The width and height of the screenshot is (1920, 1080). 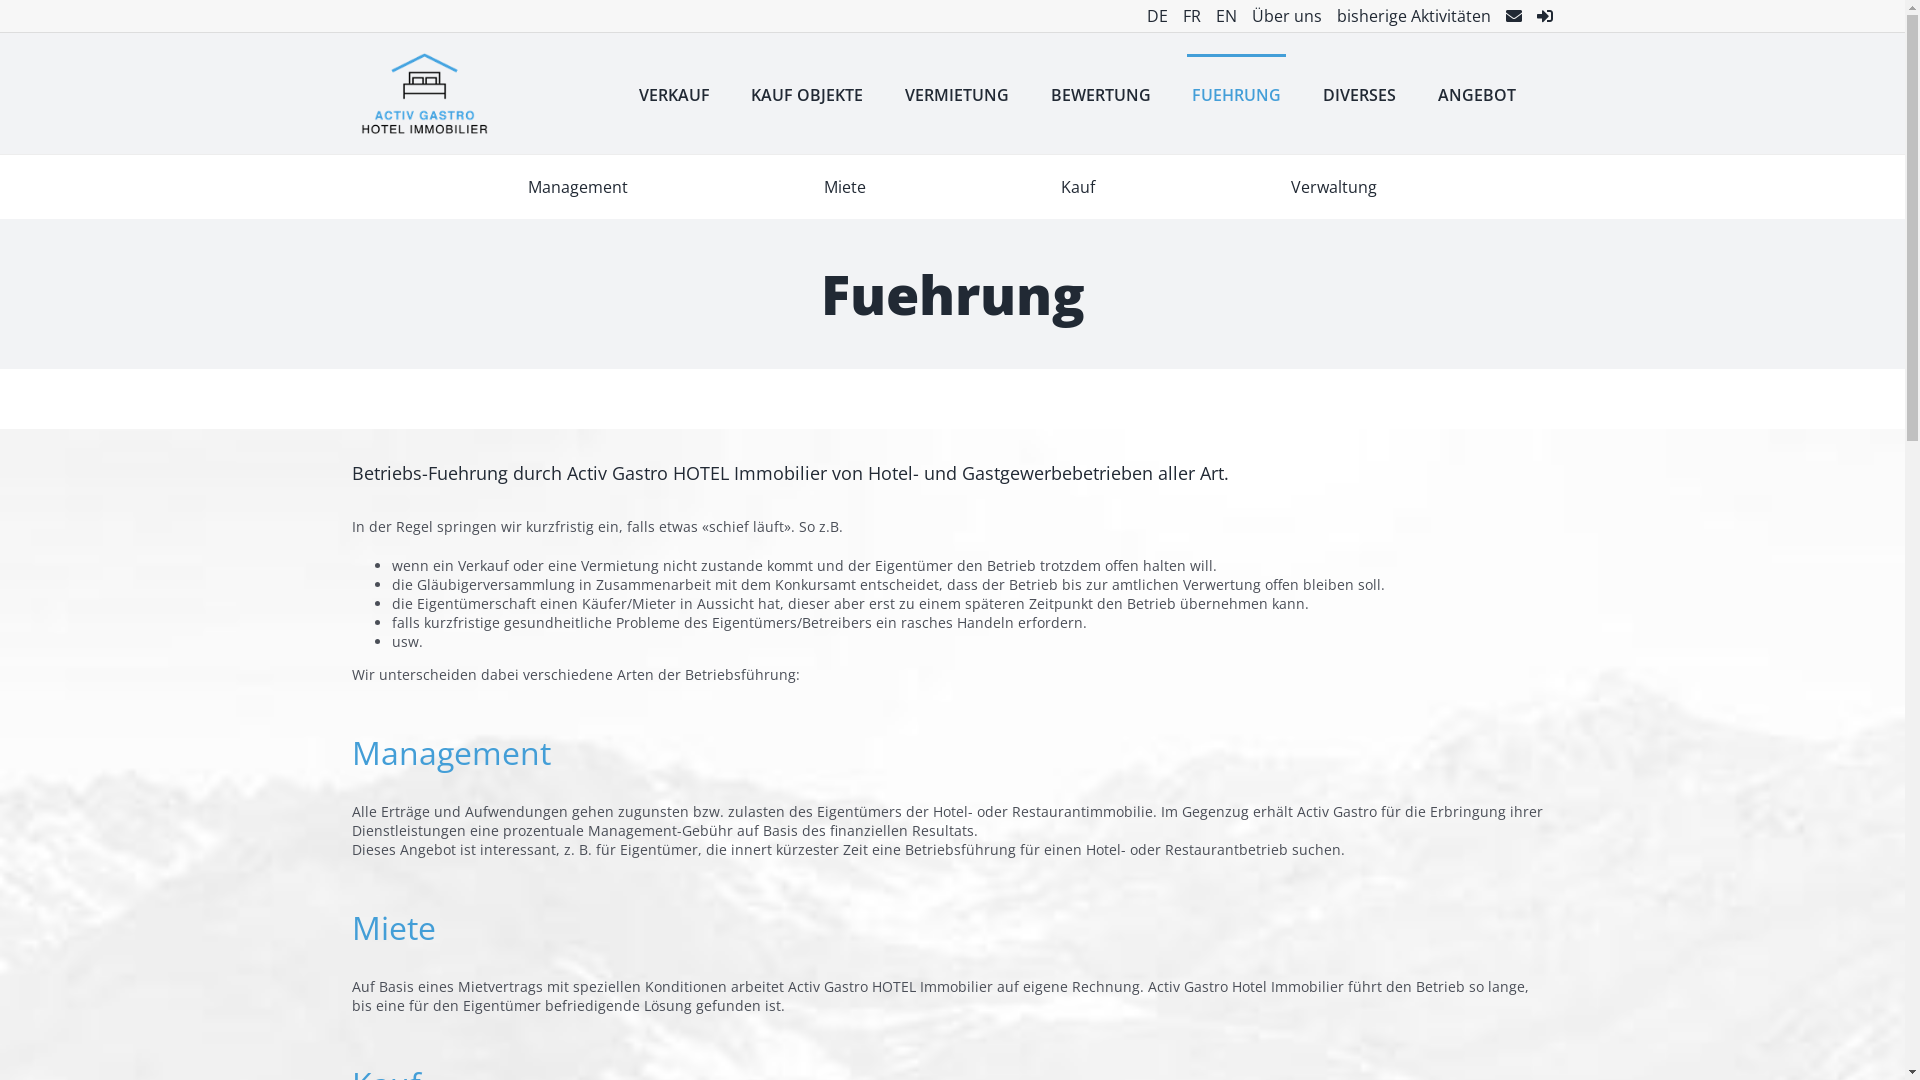 What do you see at coordinates (1150, 15) in the screenshot?
I see `'DE'` at bounding box center [1150, 15].